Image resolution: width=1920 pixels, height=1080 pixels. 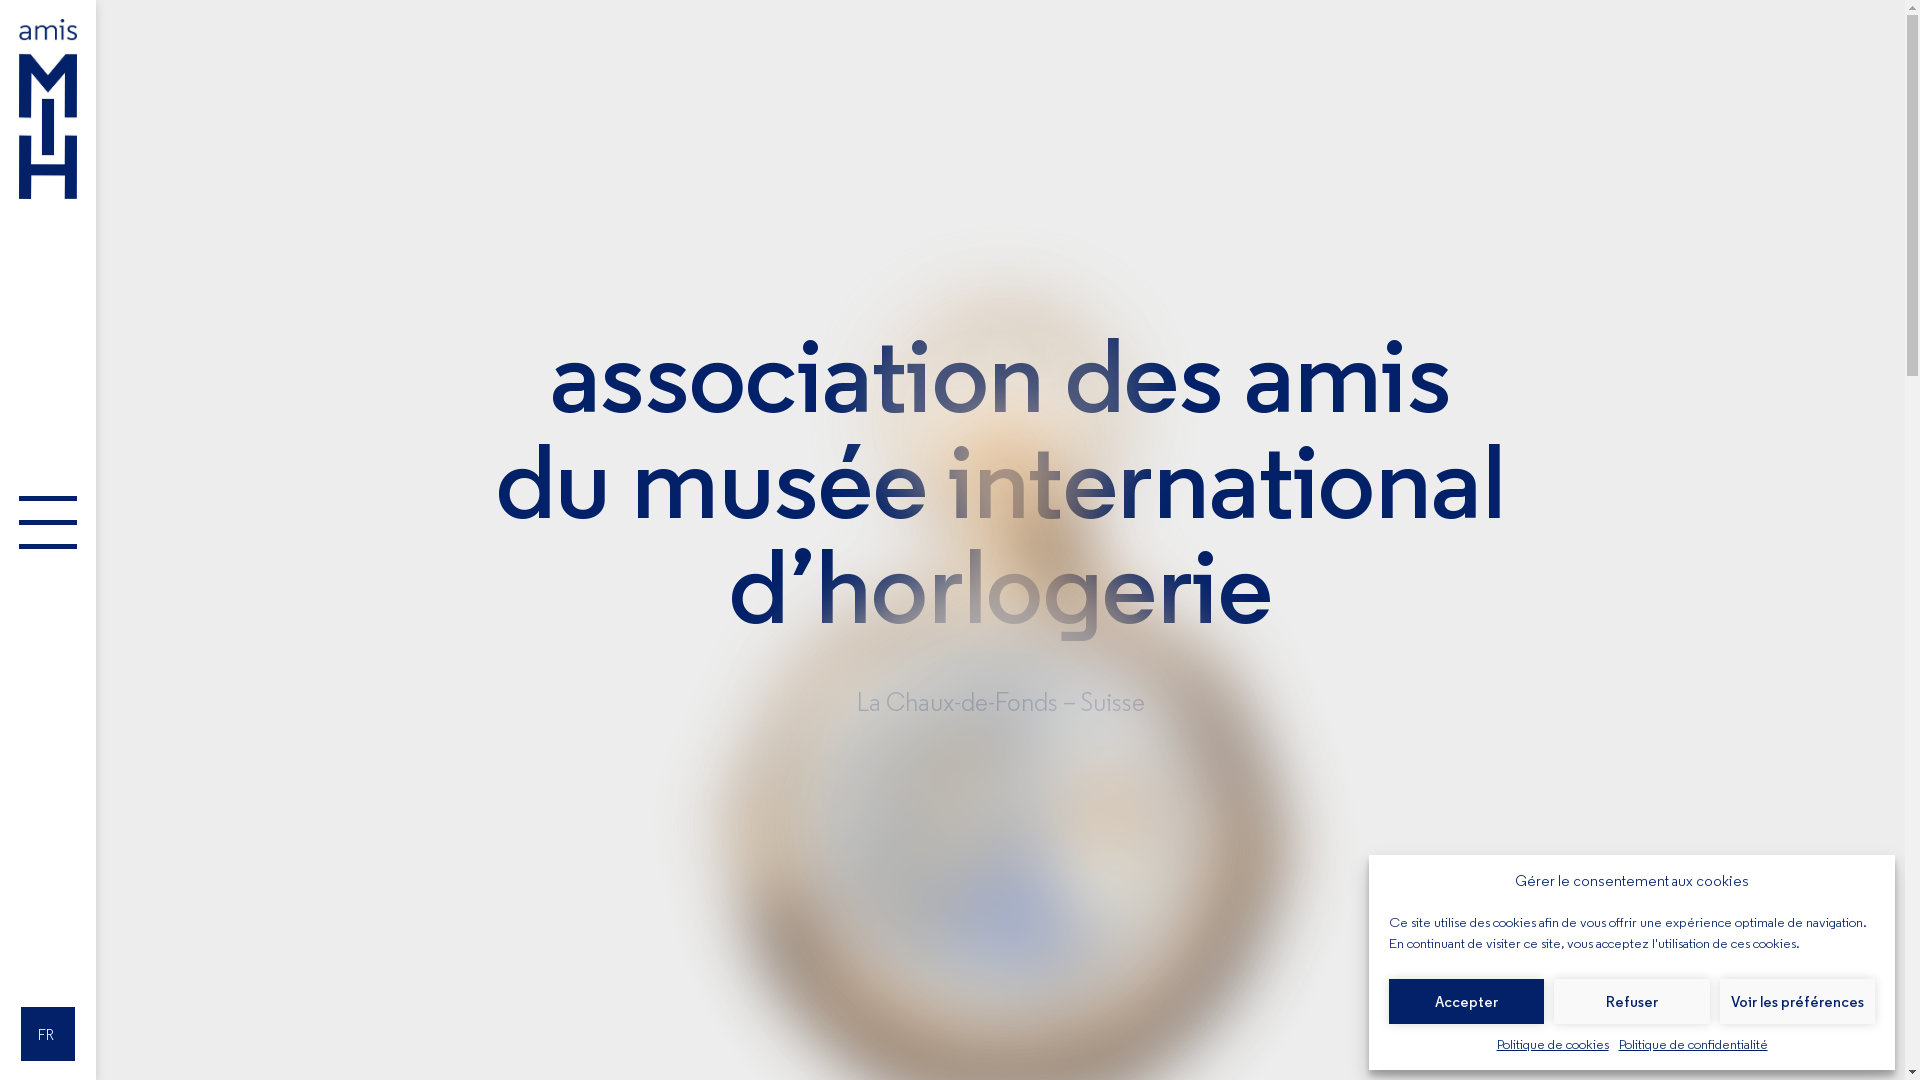 What do you see at coordinates (1550, 1043) in the screenshot?
I see `'Politique de cookies'` at bounding box center [1550, 1043].